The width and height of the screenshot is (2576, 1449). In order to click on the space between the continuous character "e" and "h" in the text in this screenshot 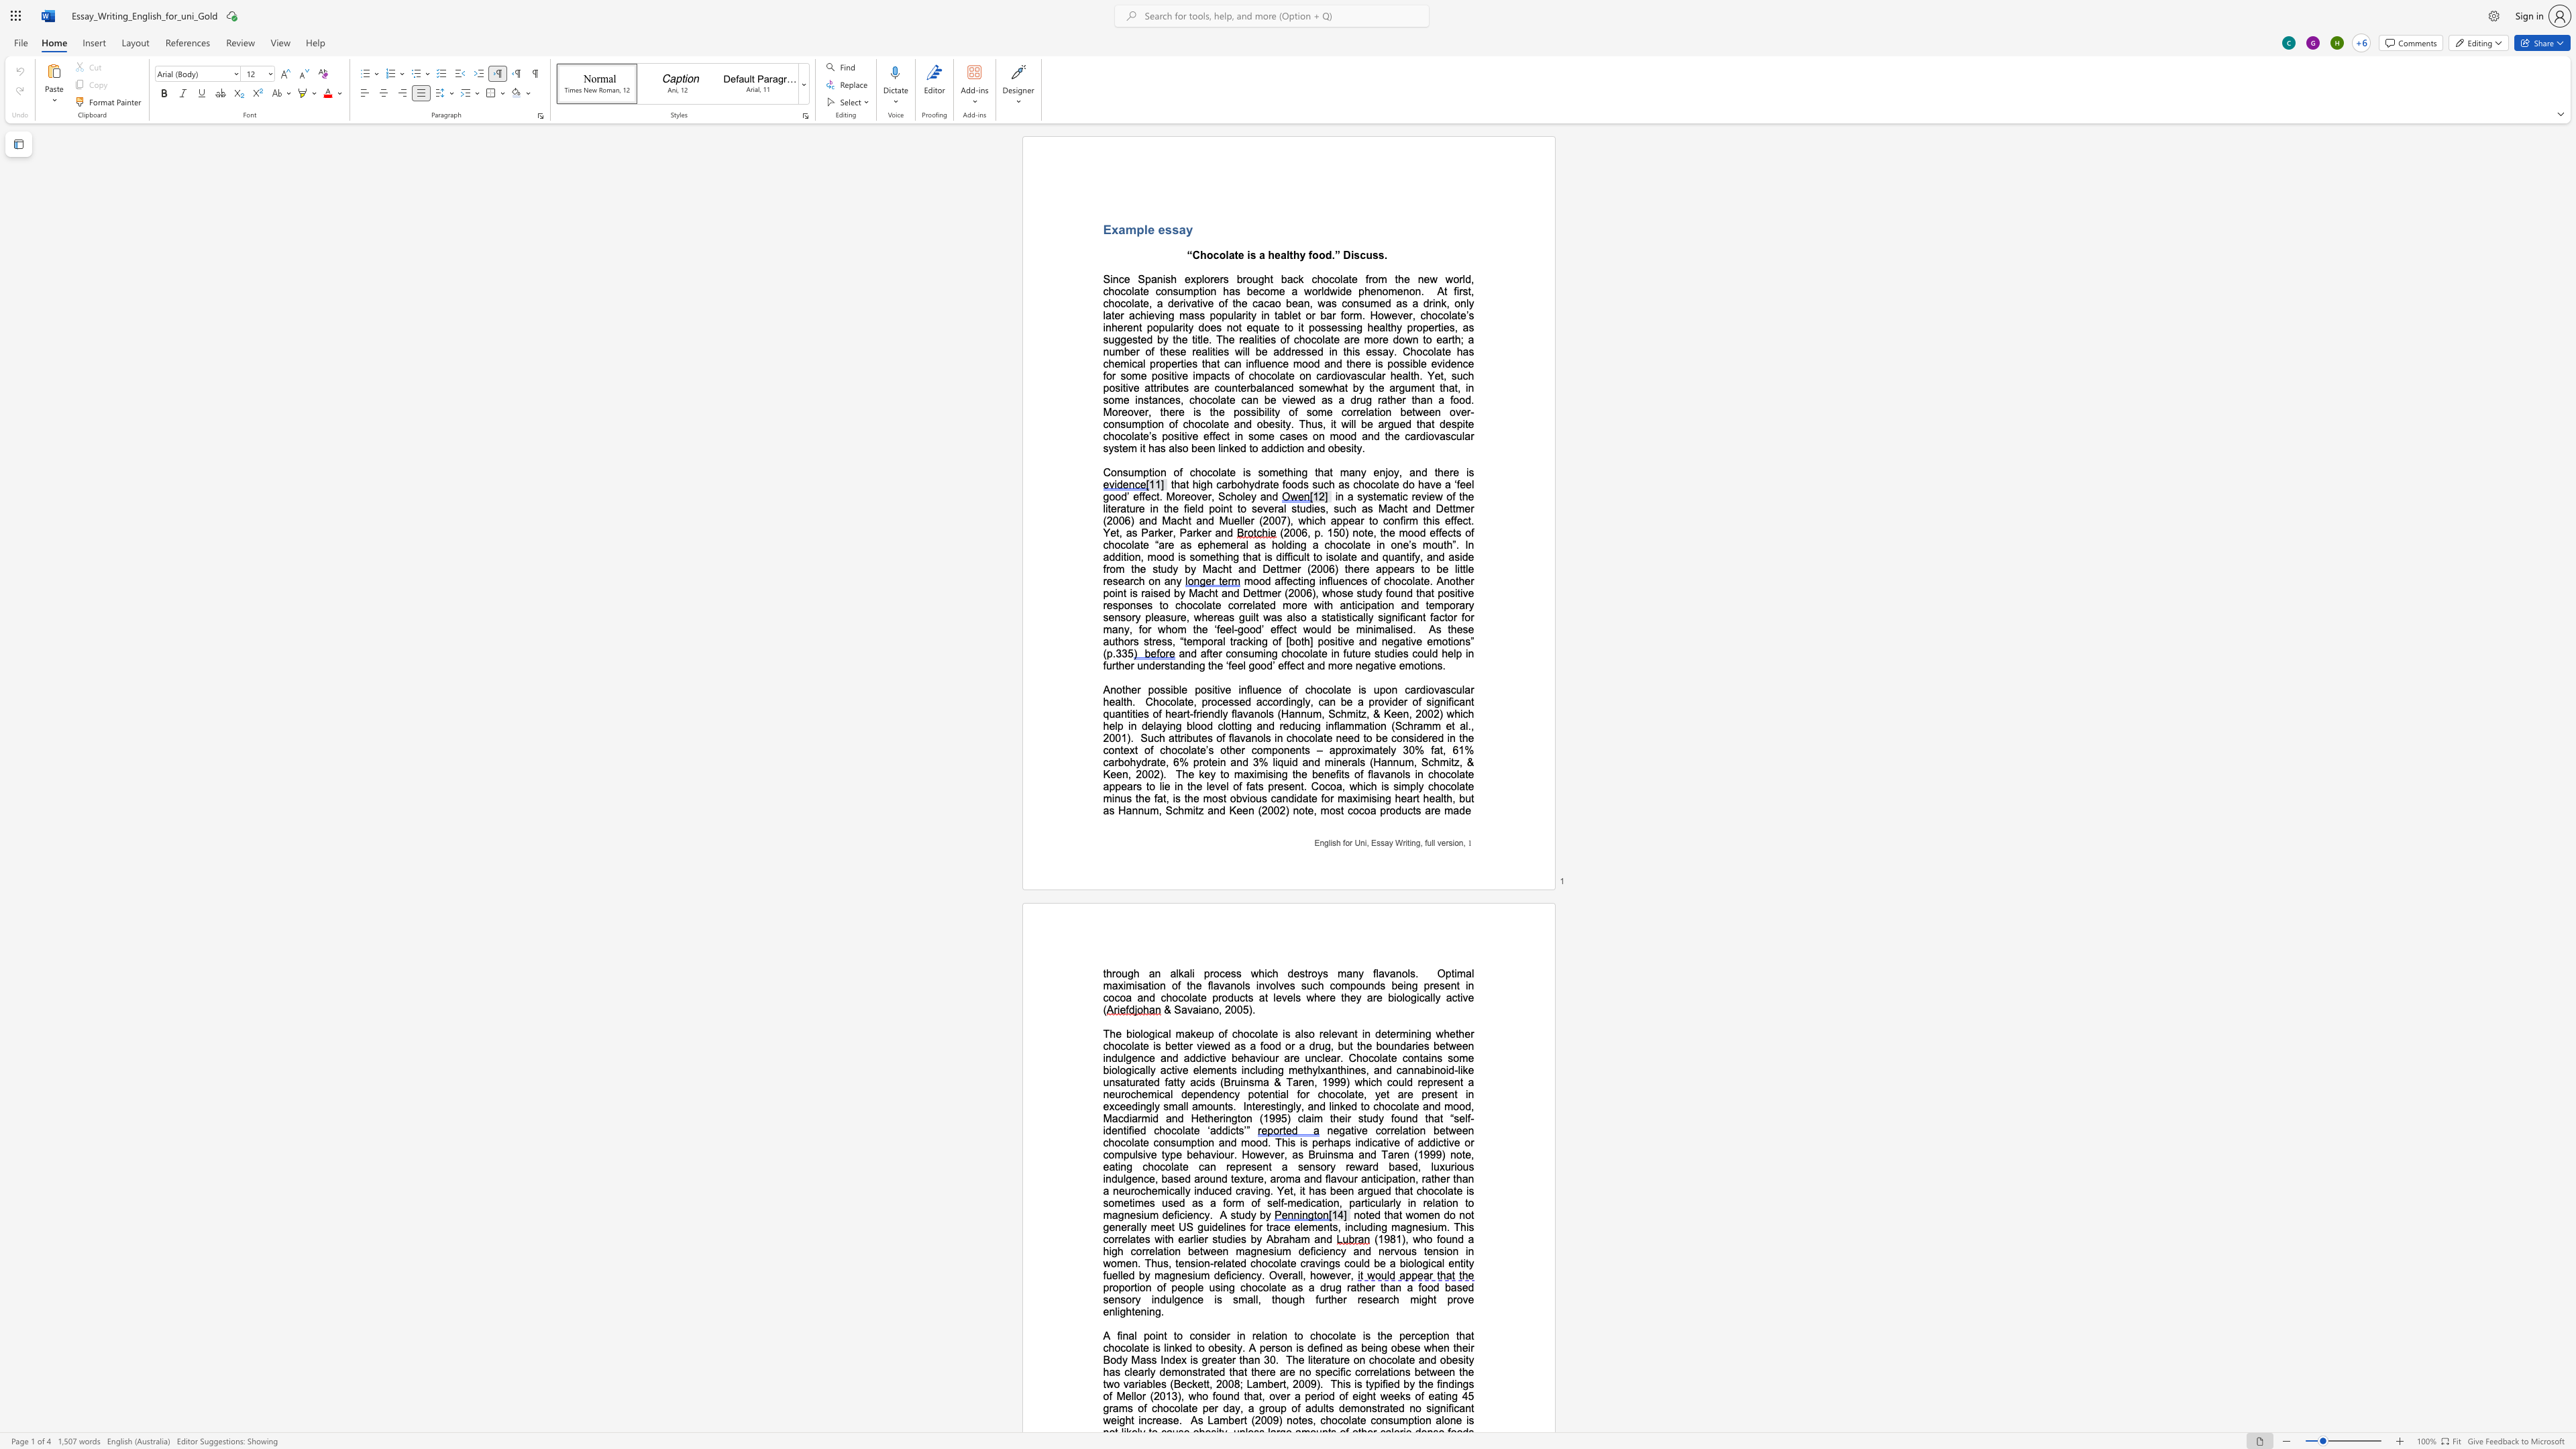, I will do `click(1199, 1153)`.